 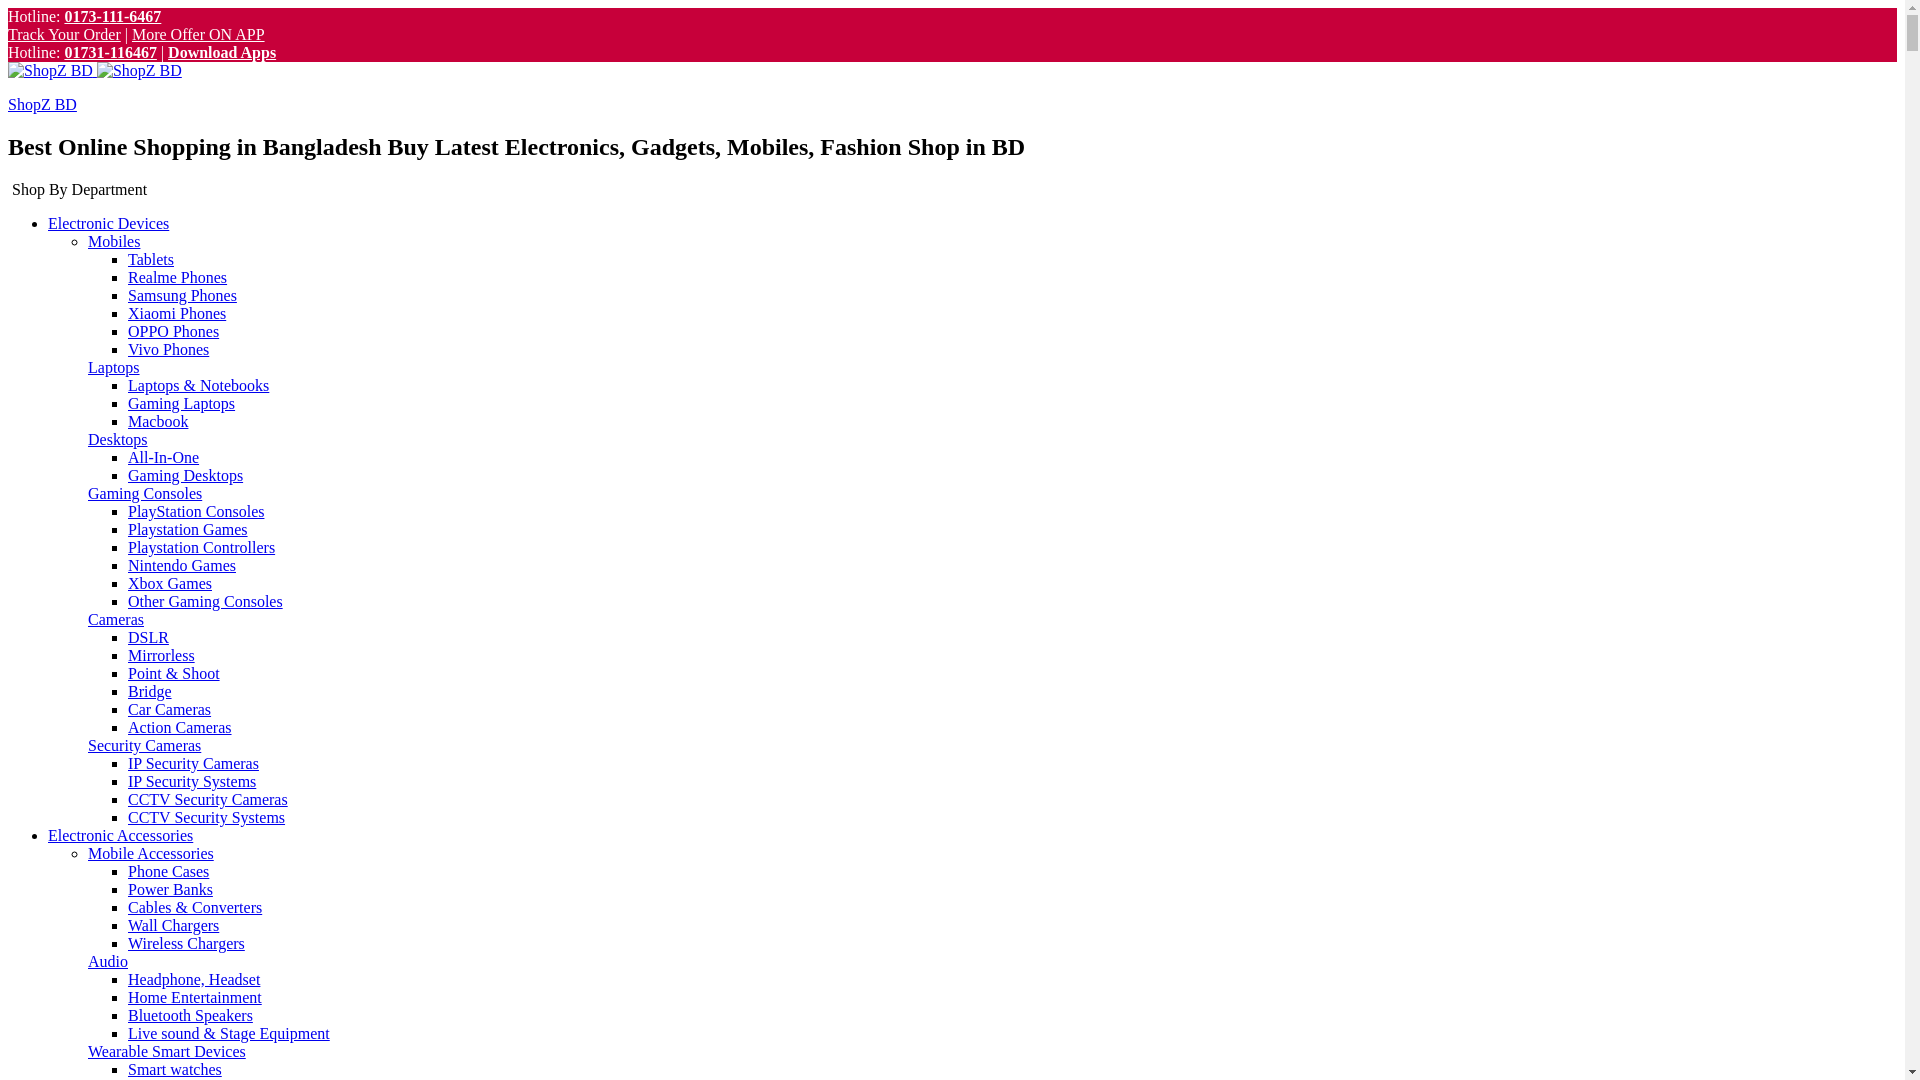 I want to click on 'DSLR', so click(x=147, y=637).